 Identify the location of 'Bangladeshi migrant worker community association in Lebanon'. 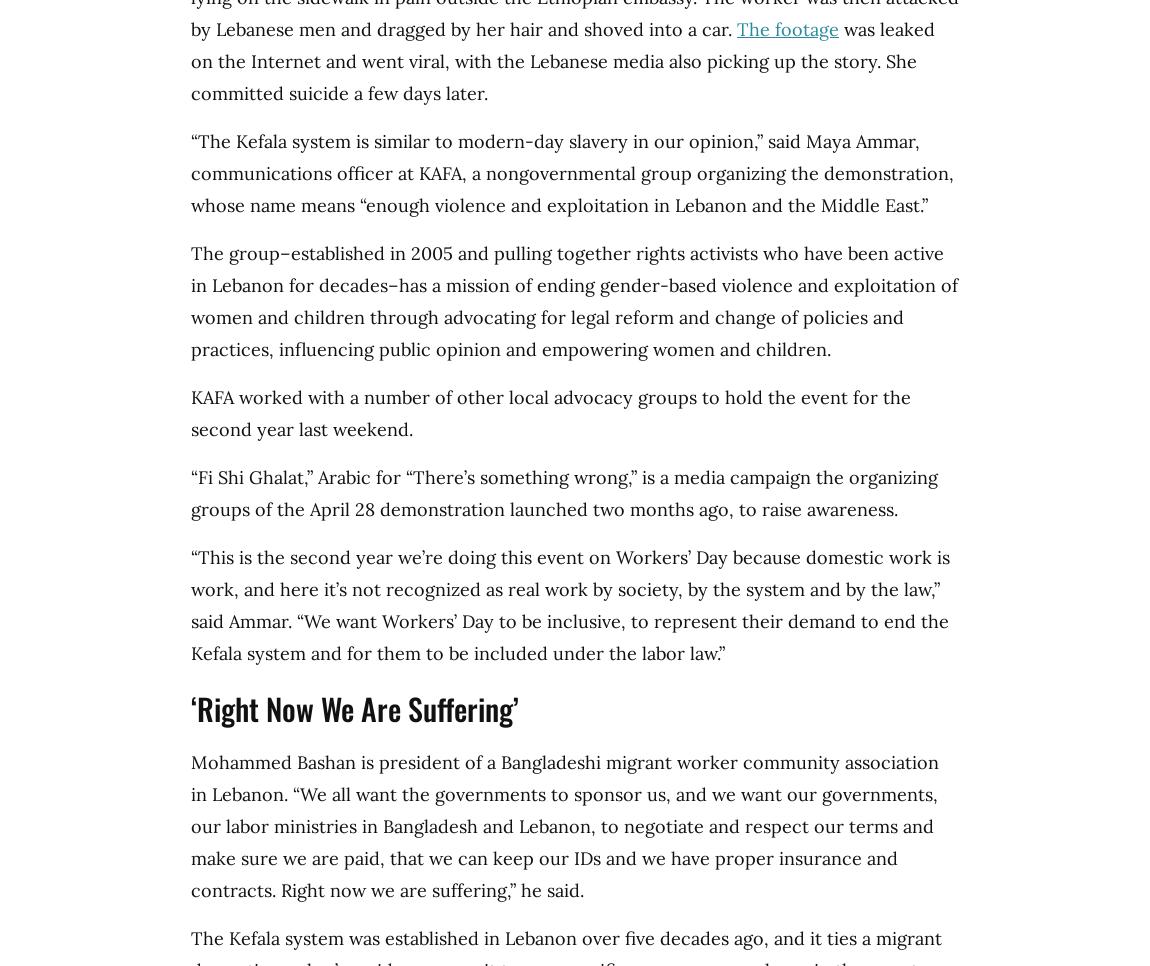
(564, 777).